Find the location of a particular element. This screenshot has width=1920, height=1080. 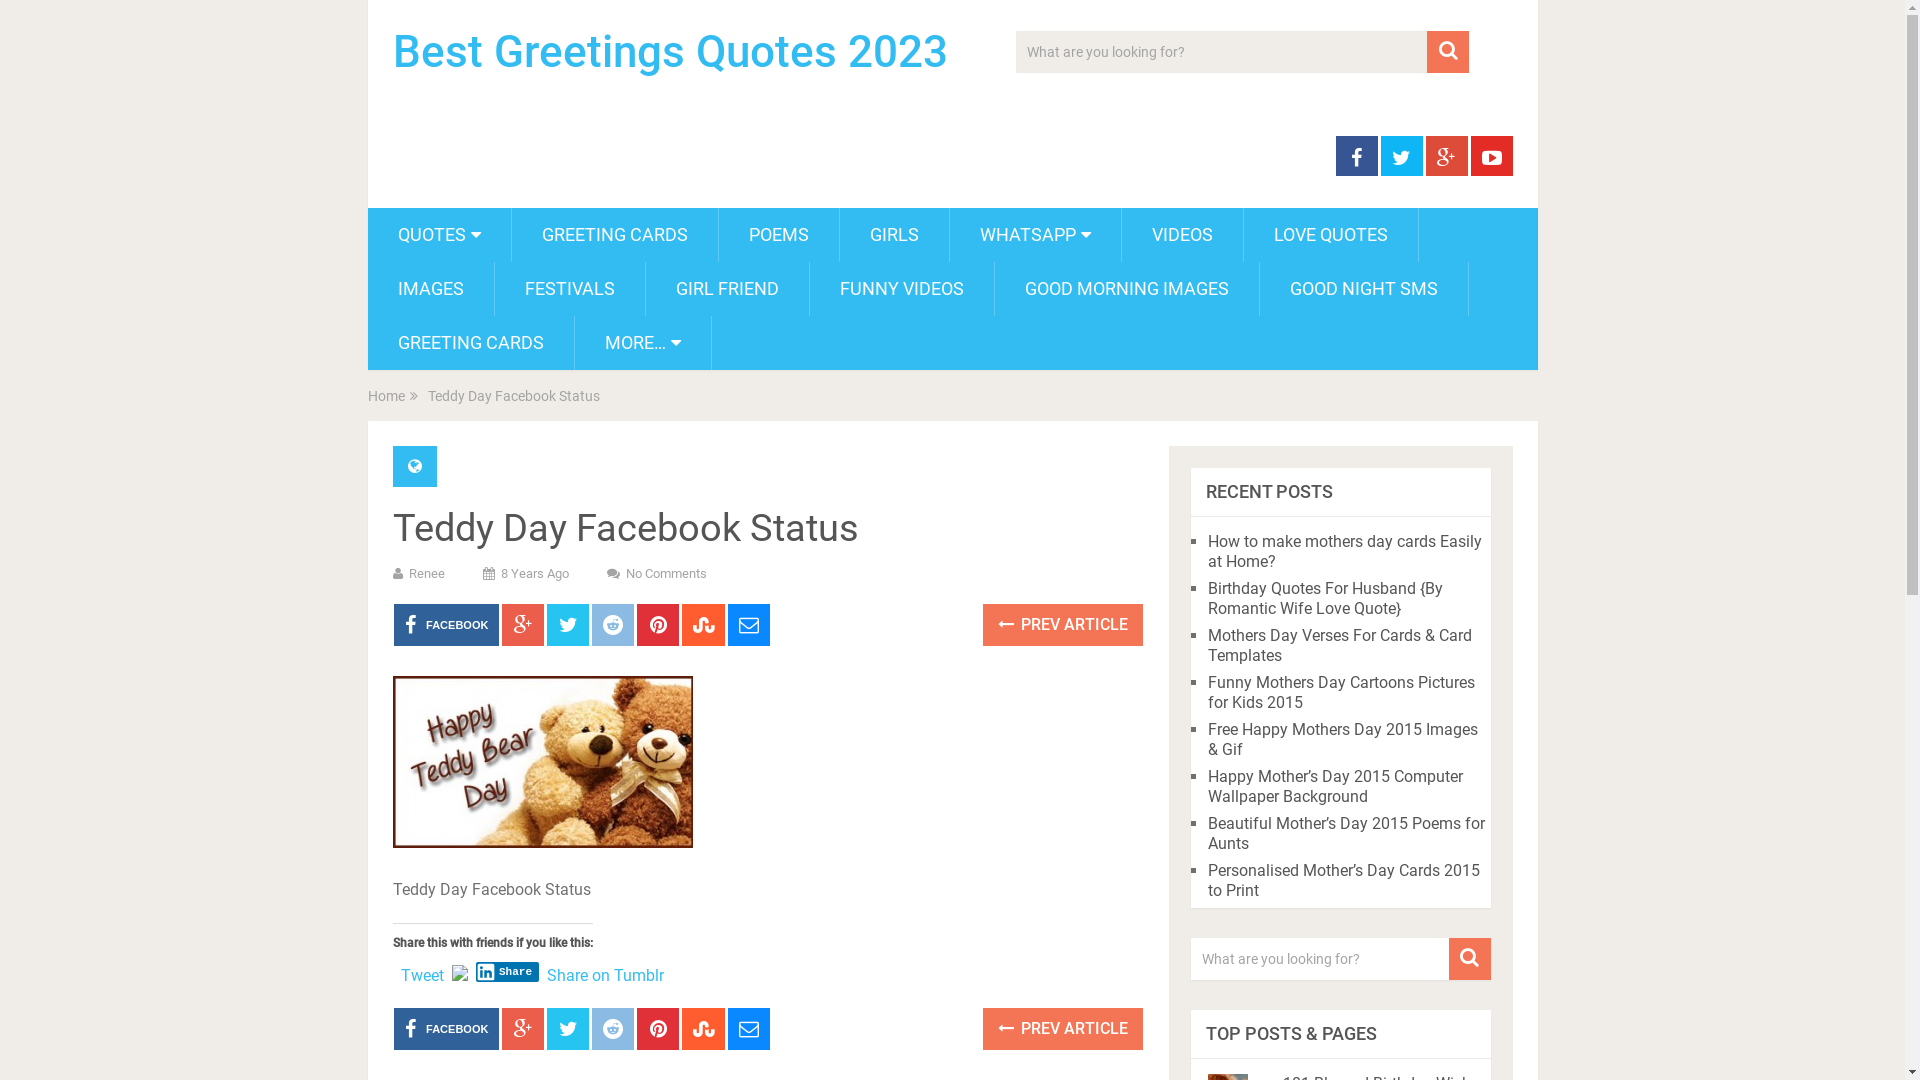

'PREV ARTICLE' is located at coordinates (983, 1029).